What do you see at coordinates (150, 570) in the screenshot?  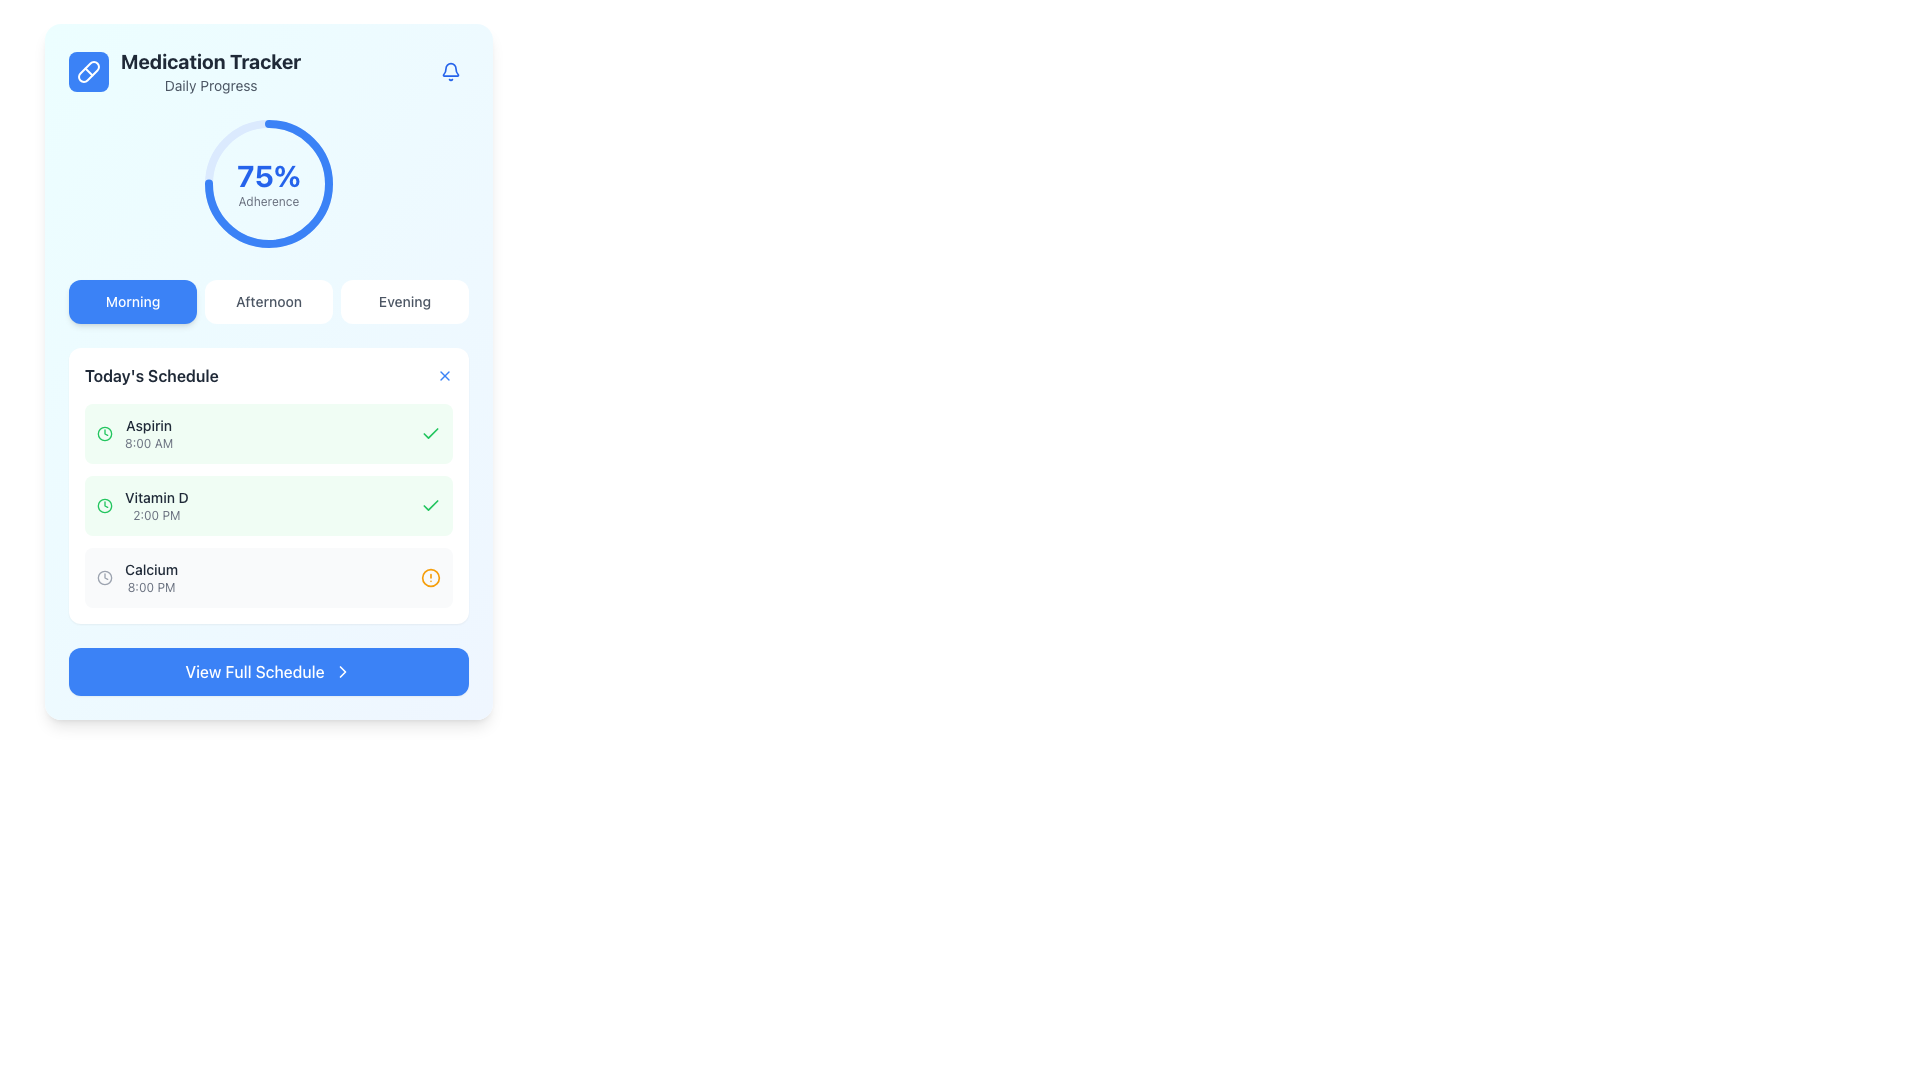 I see `the static text label 'Calcium', which is part of 'Today's Schedule' and located above the time indication '8:00 PM'` at bounding box center [150, 570].